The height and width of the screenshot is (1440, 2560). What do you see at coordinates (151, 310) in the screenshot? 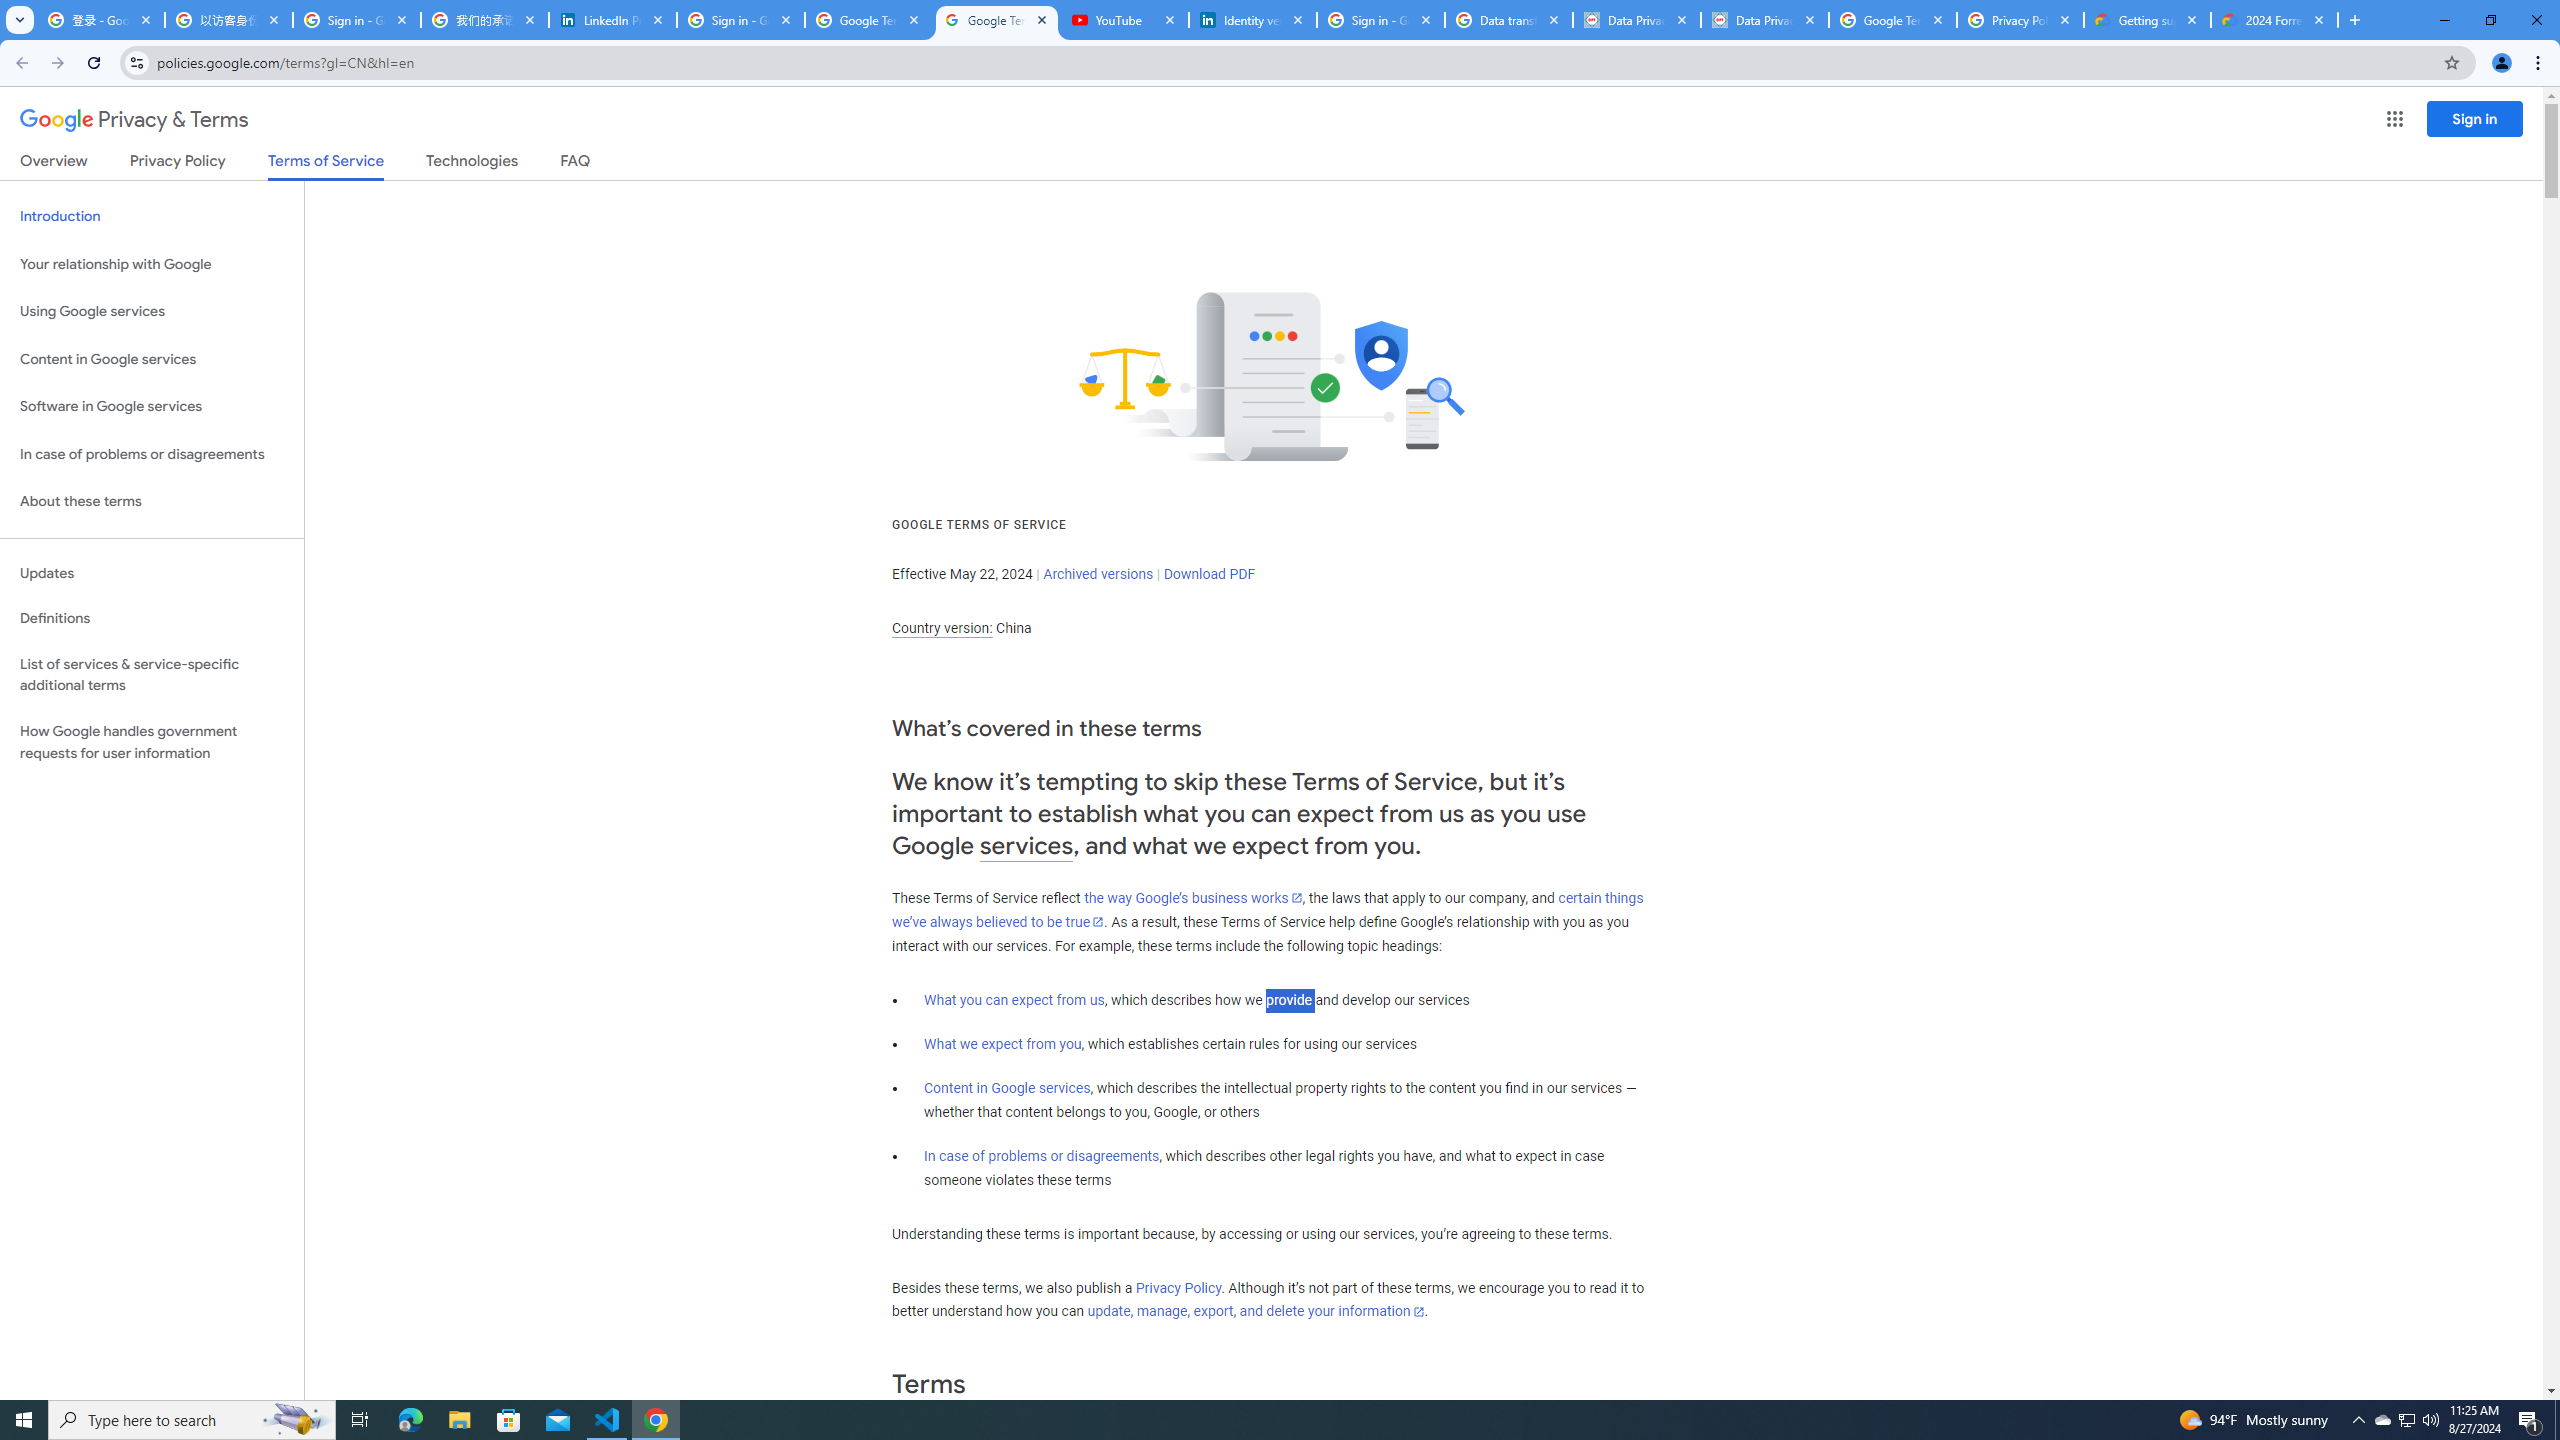
I see `'Using Google services'` at bounding box center [151, 310].